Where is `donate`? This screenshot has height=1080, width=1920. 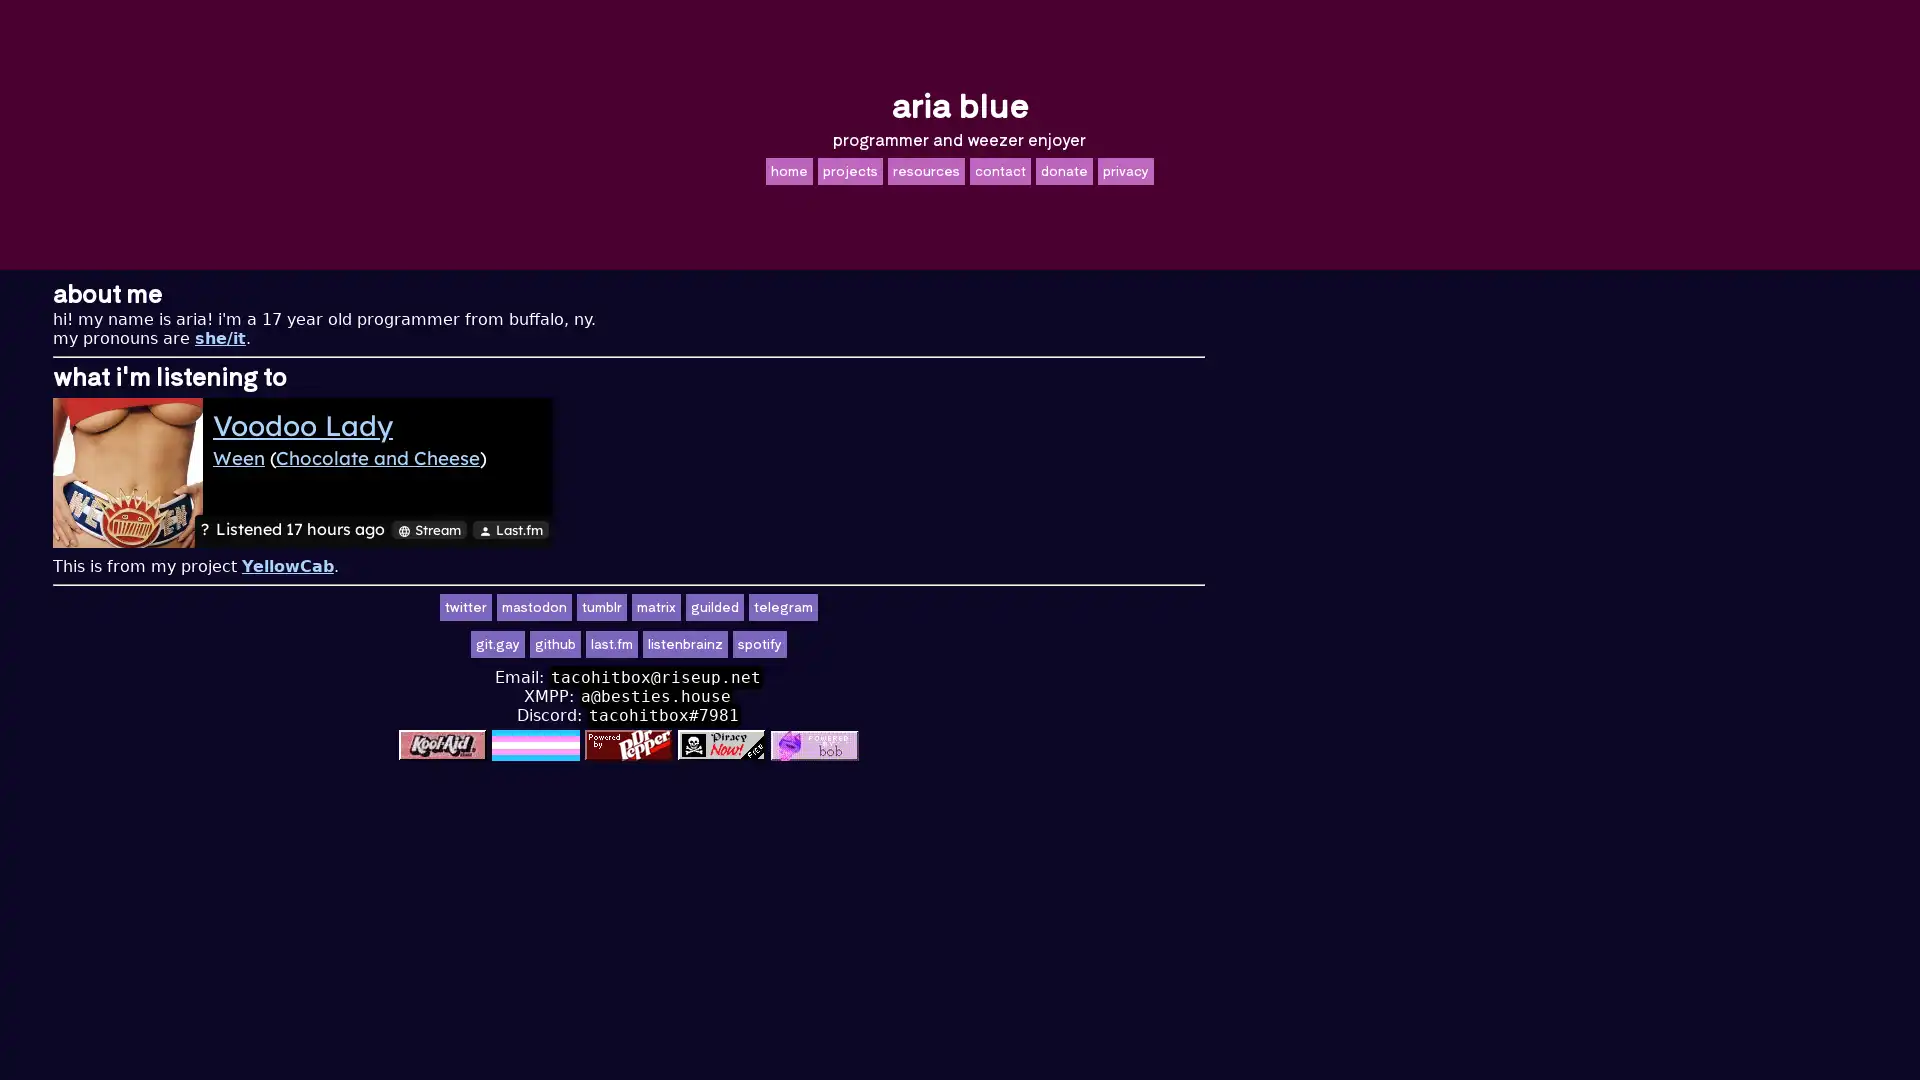 donate is located at coordinates (1062, 169).